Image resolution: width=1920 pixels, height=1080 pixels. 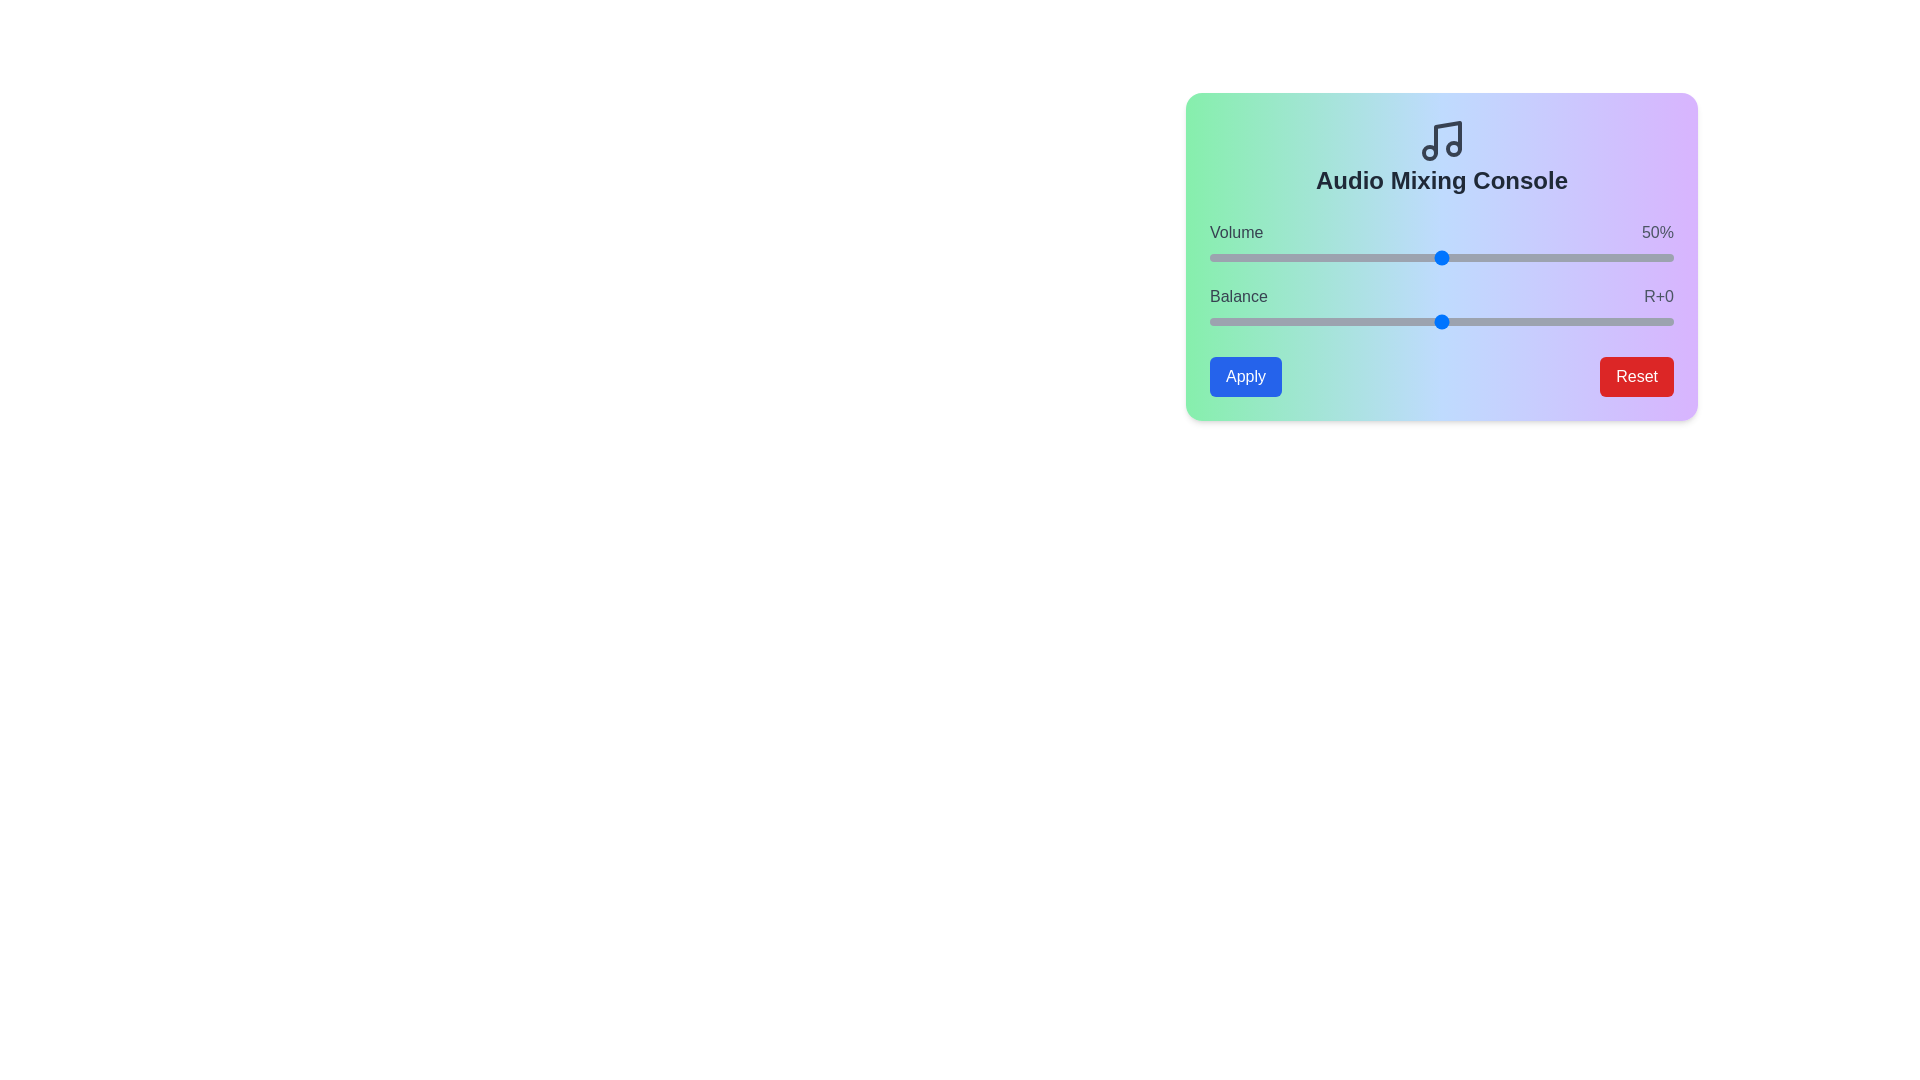 I want to click on the upper part of the musical note icon located at the top-center of the 'Audio Mixing Console' panel, so click(x=1448, y=137).